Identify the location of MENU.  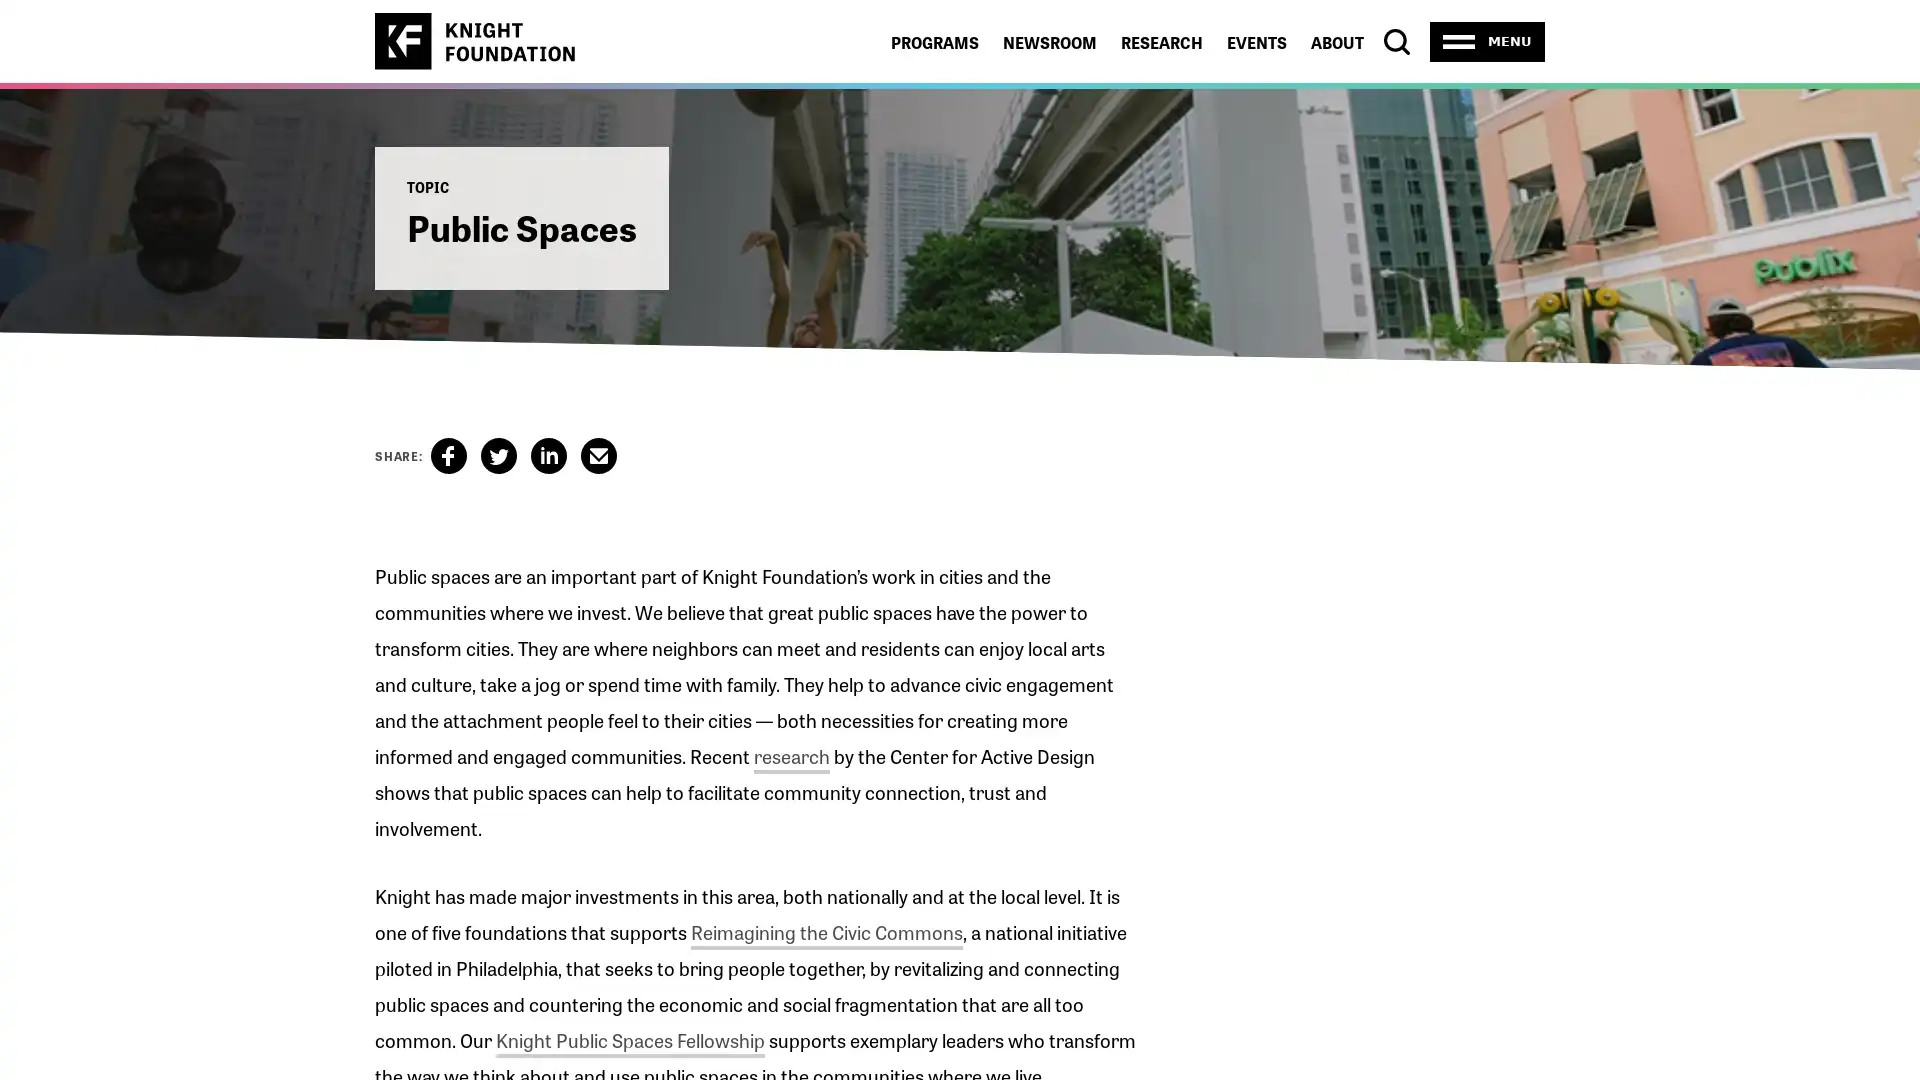
(1487, 41).